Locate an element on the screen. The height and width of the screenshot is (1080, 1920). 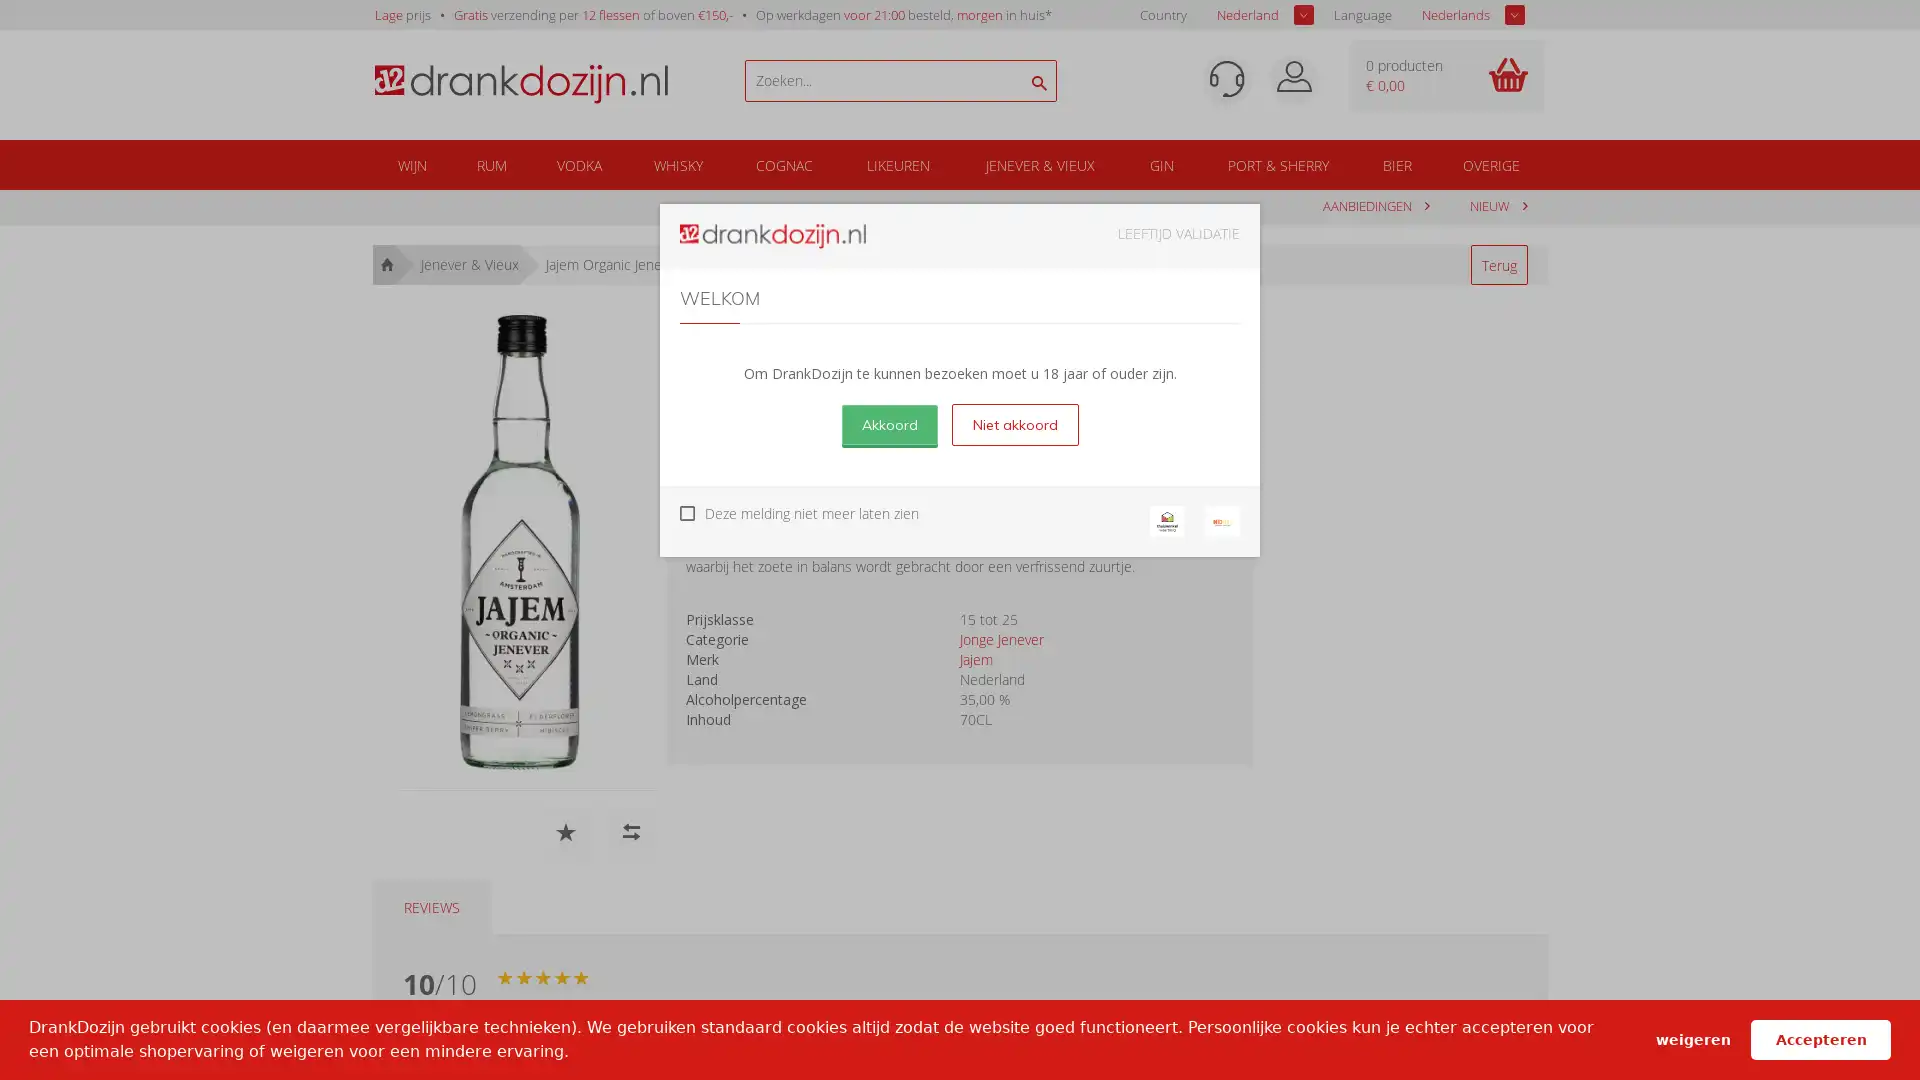
Akkoord is located at coordinates (887, 423).